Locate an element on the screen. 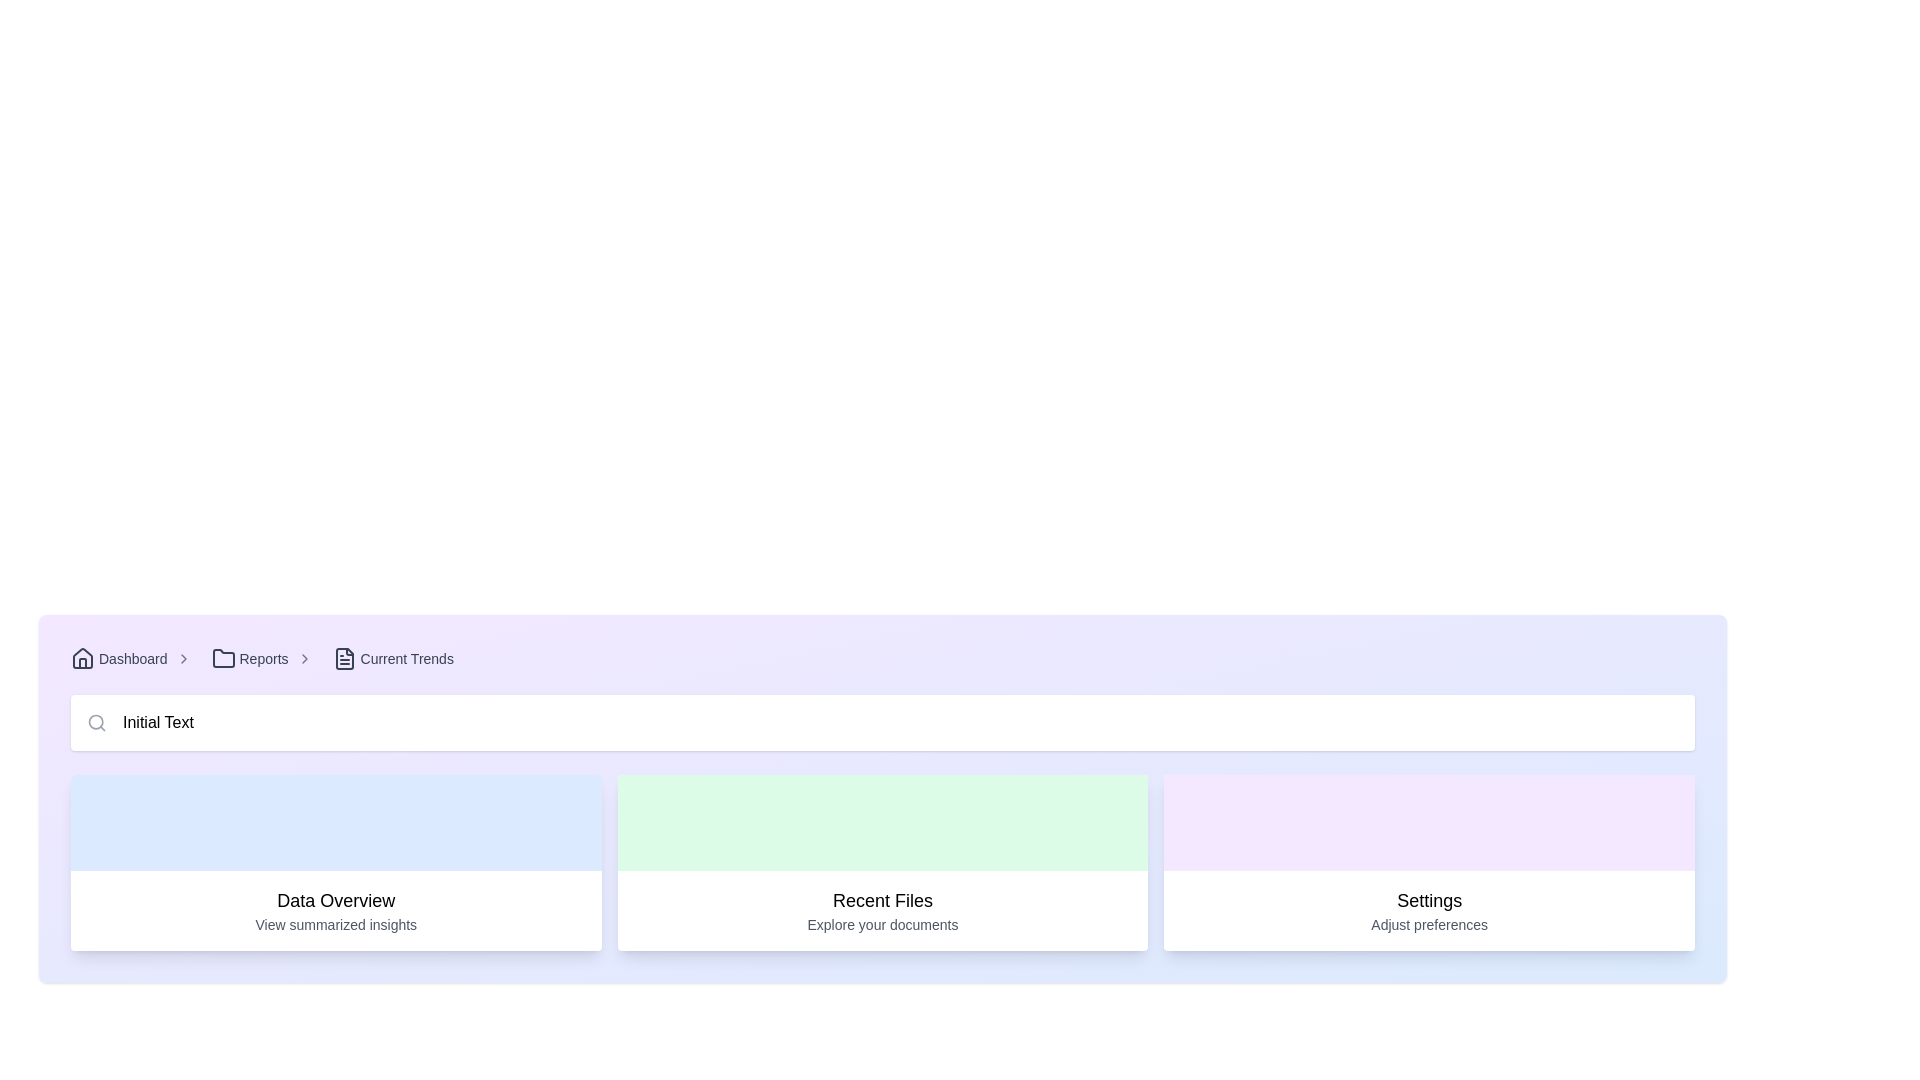 The image size is (1920, 1080). the vertically aligned text block labeled 'Recent Files' which is visually centered in a white rectangular area below a light green background is located at coordinates (882, 910).